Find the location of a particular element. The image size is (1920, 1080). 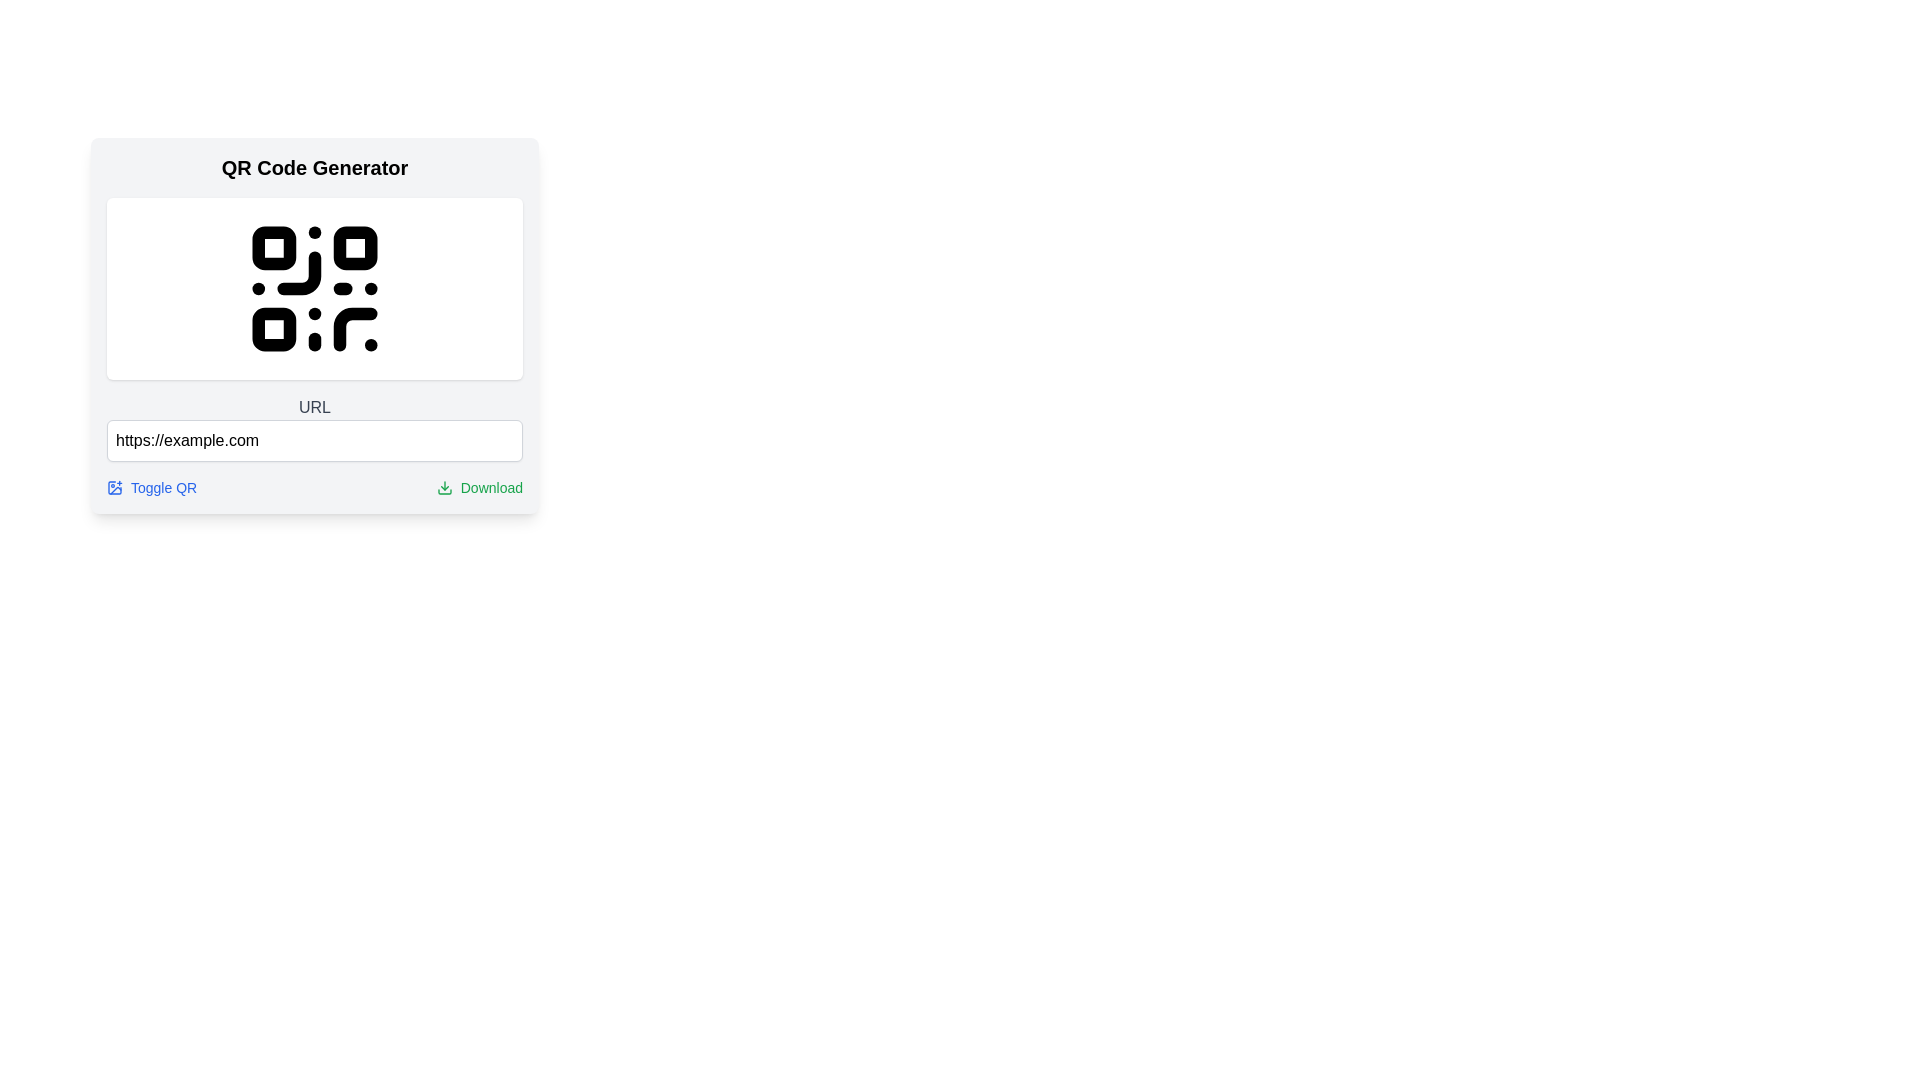

the QR code displayed in the center of the 'QR Code Generator' card is located at coordinates (314, 289).